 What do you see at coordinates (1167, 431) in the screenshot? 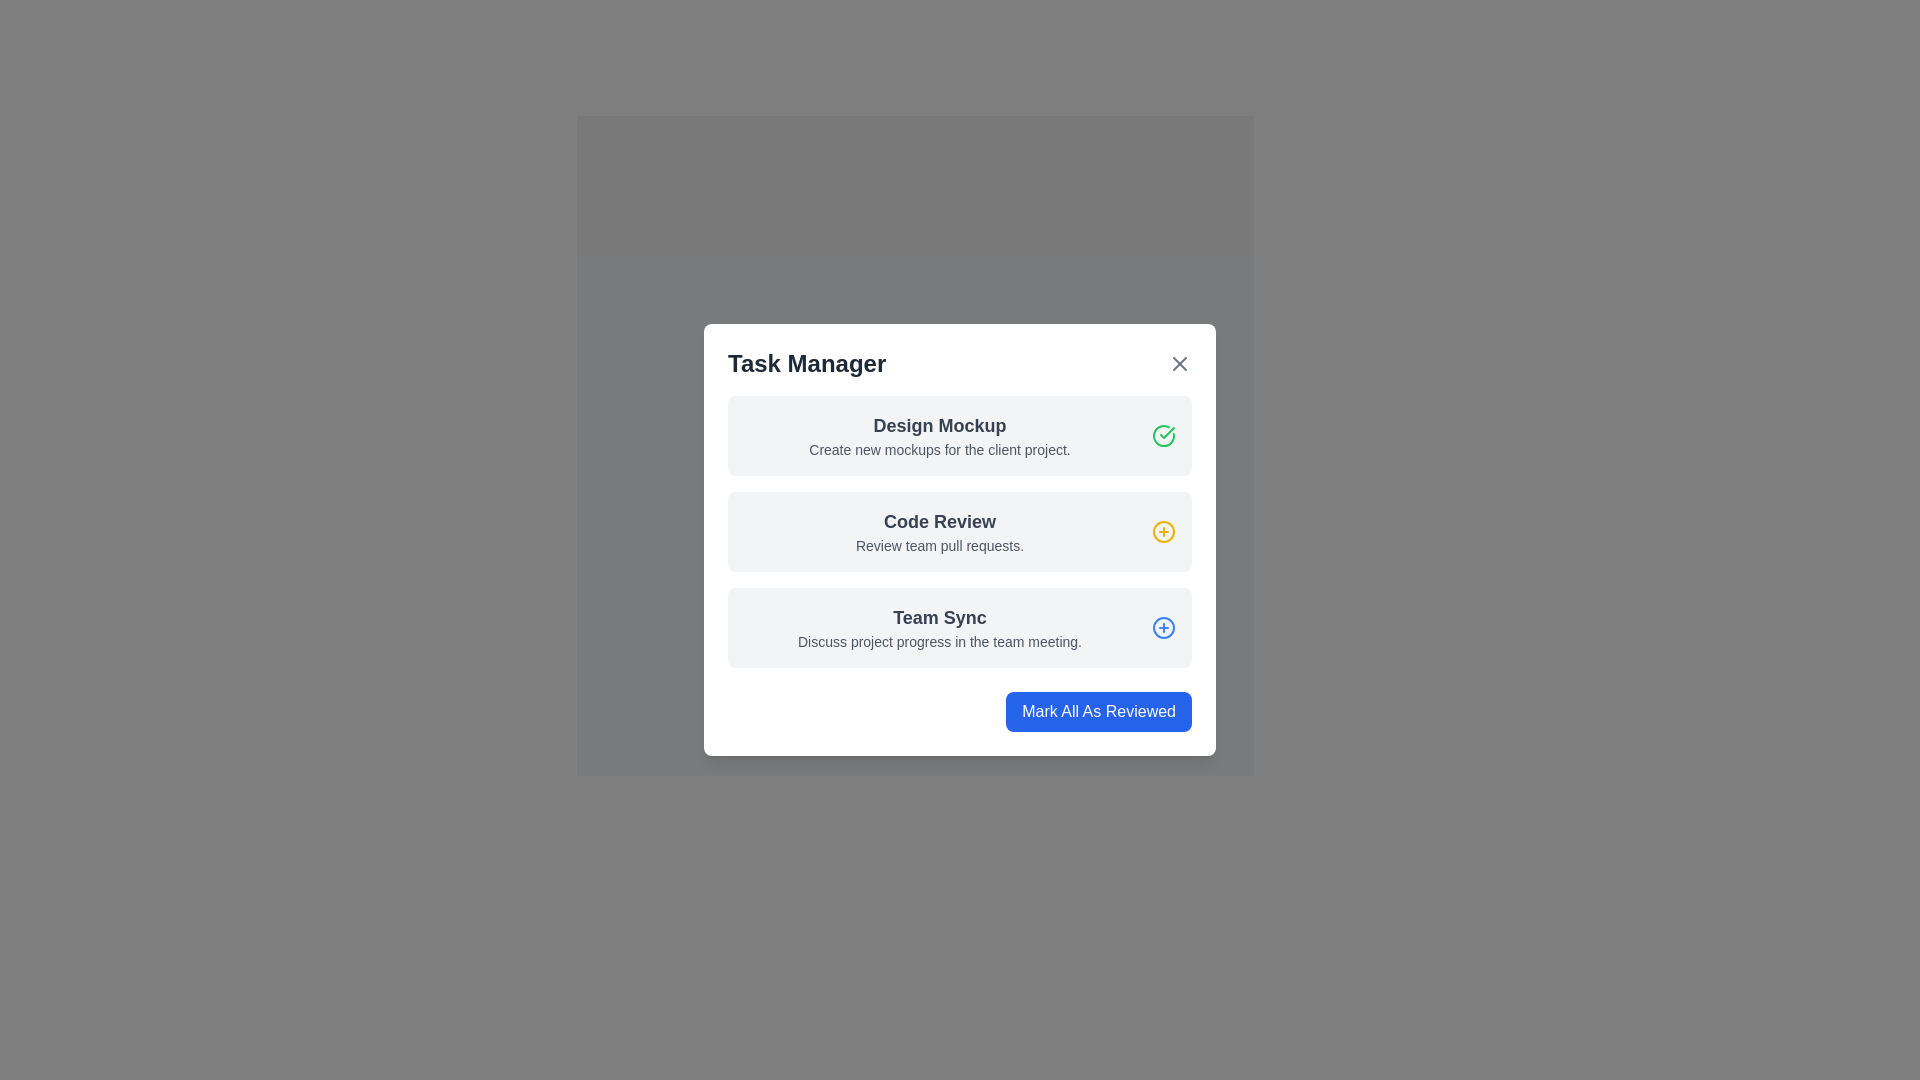
I see `the completion status icon for the 'Design Mockup' task in the 'Task Manager' interface, which is located to the right of the task label` at bounding box center [1167, 431].